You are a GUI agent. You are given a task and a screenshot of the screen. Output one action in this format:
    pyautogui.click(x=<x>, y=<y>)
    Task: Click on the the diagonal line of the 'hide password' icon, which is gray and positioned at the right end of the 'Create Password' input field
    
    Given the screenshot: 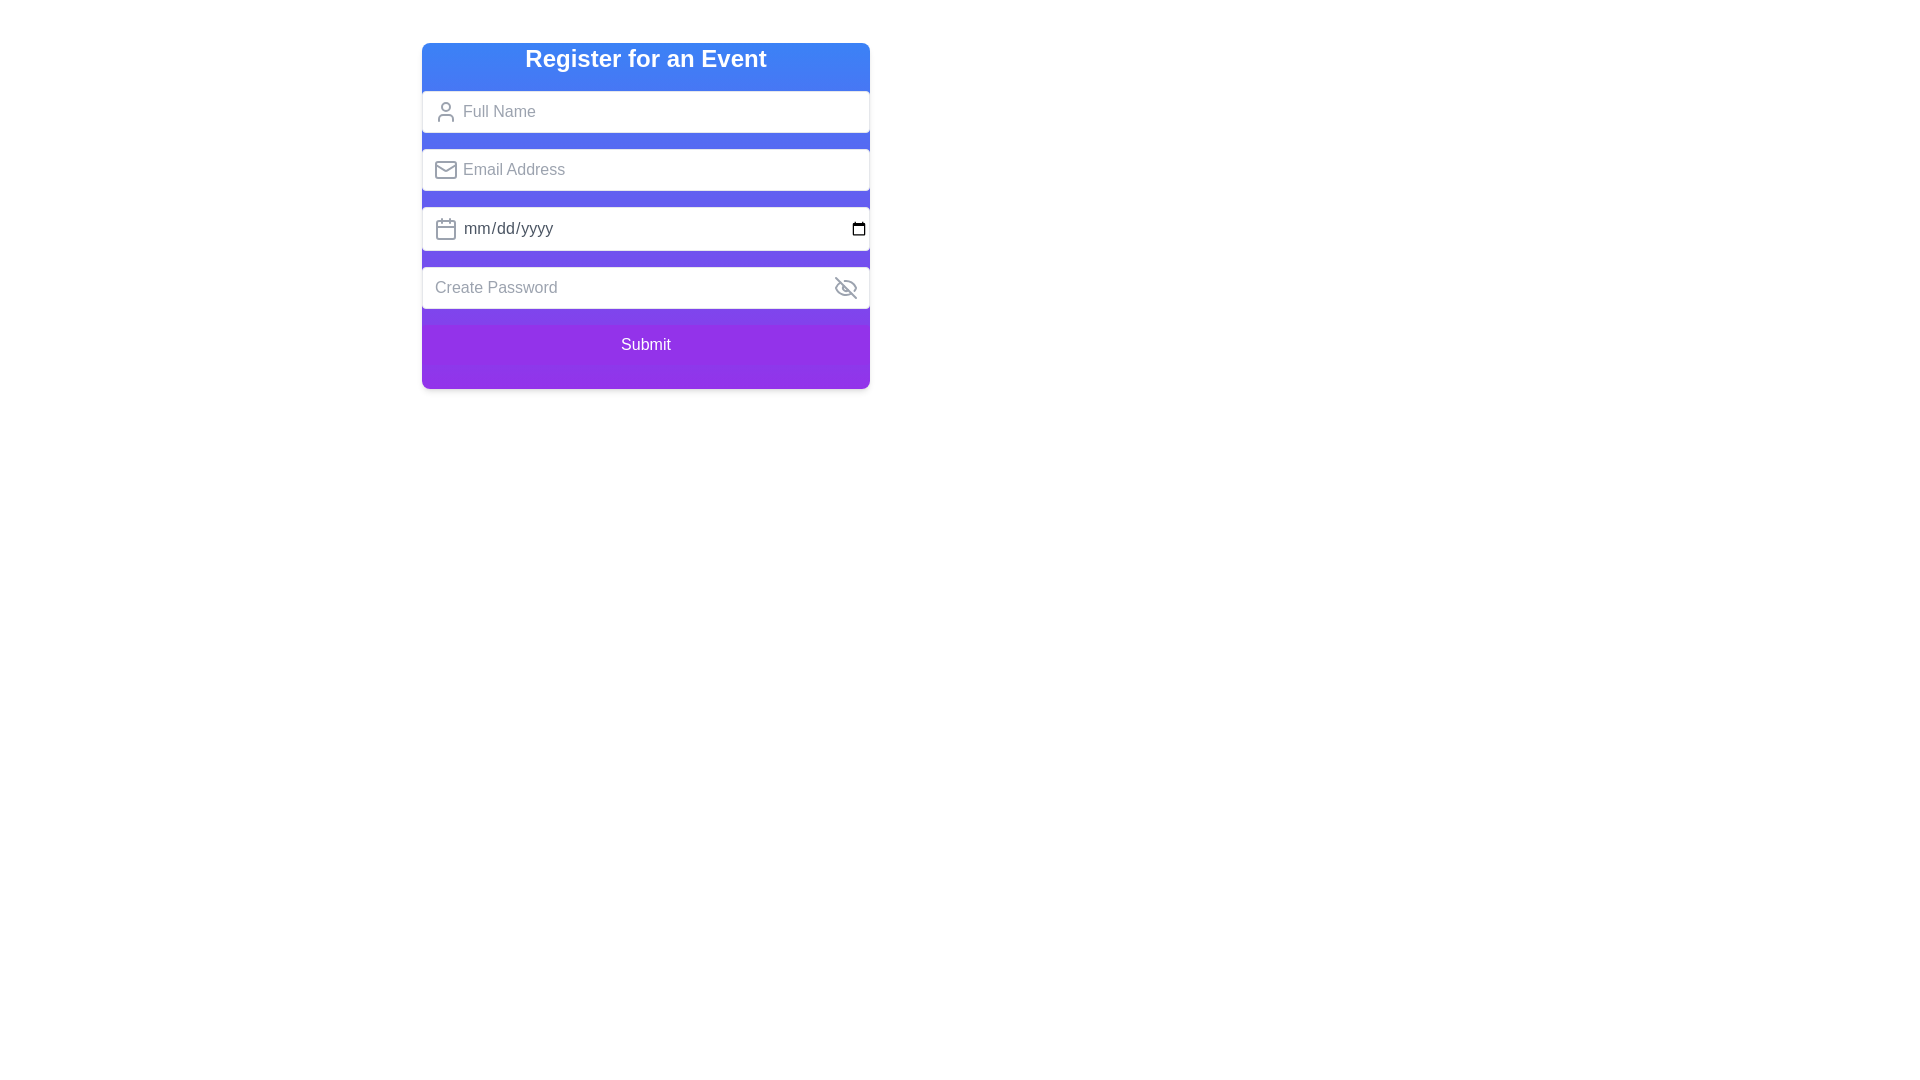 What is the action you would take?
    pyautogui.click(x=845, y=288)
    